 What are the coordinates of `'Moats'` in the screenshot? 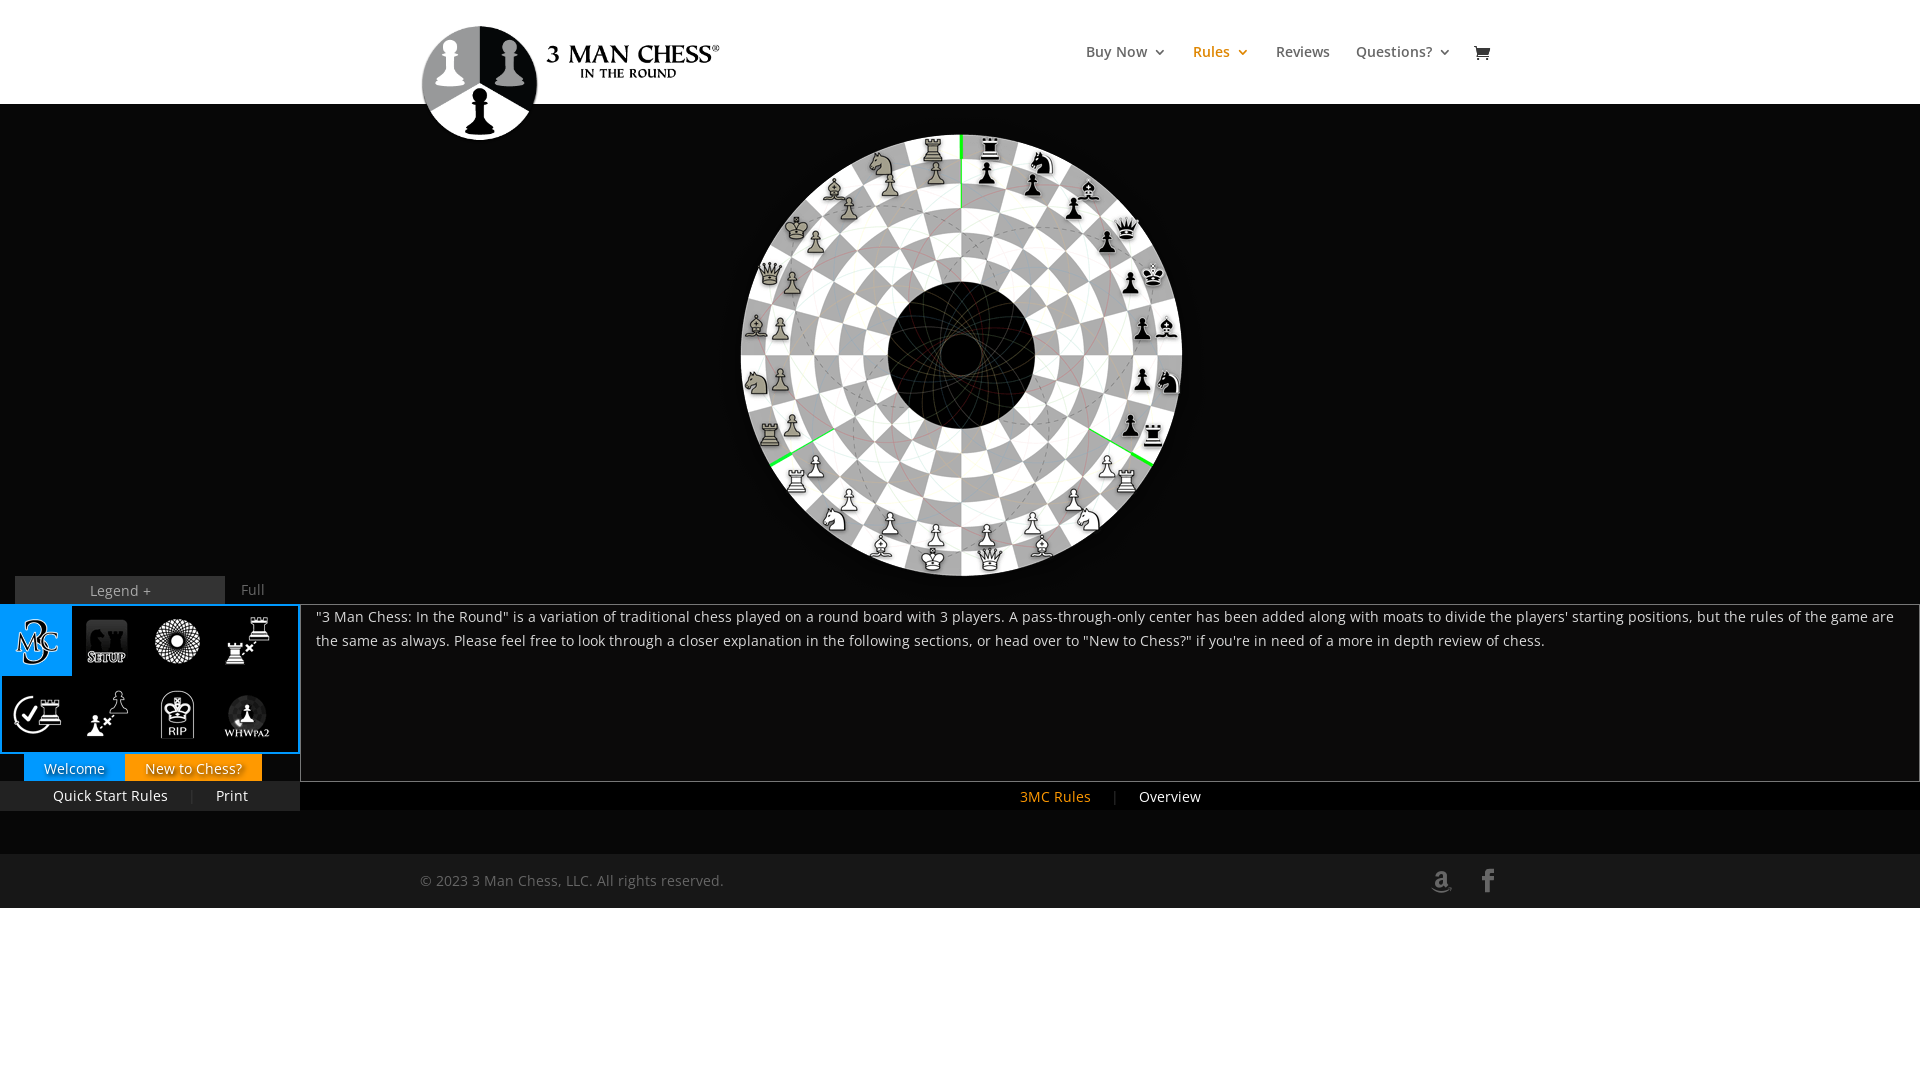 It's located at (245, 640).